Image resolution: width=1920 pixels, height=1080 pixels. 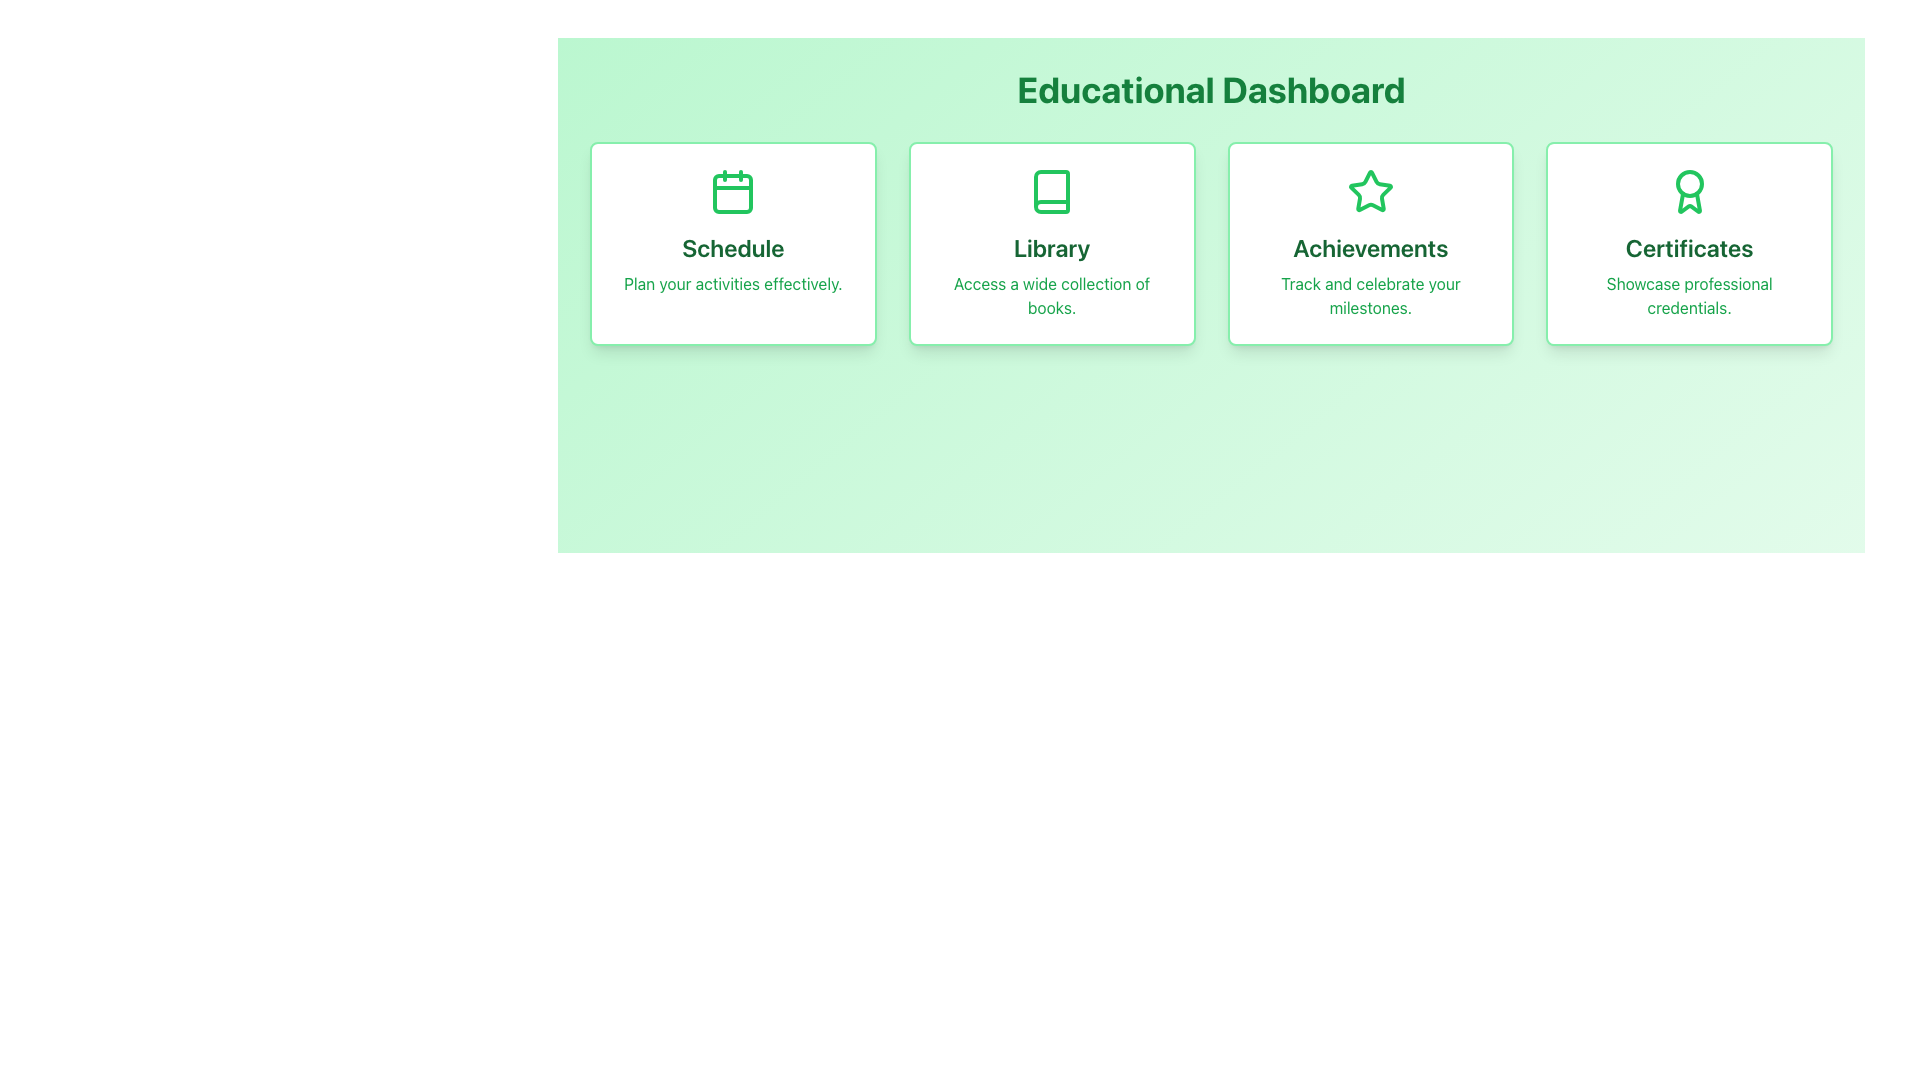 What do you see at coordinates (1210, 88) in the screenshot?
I see `the heading or title text indicating 'Educational Dashboard', which is centrally positioned at the top of the page, preceding the grid layout of sections` at bounding box center [1210, 88].